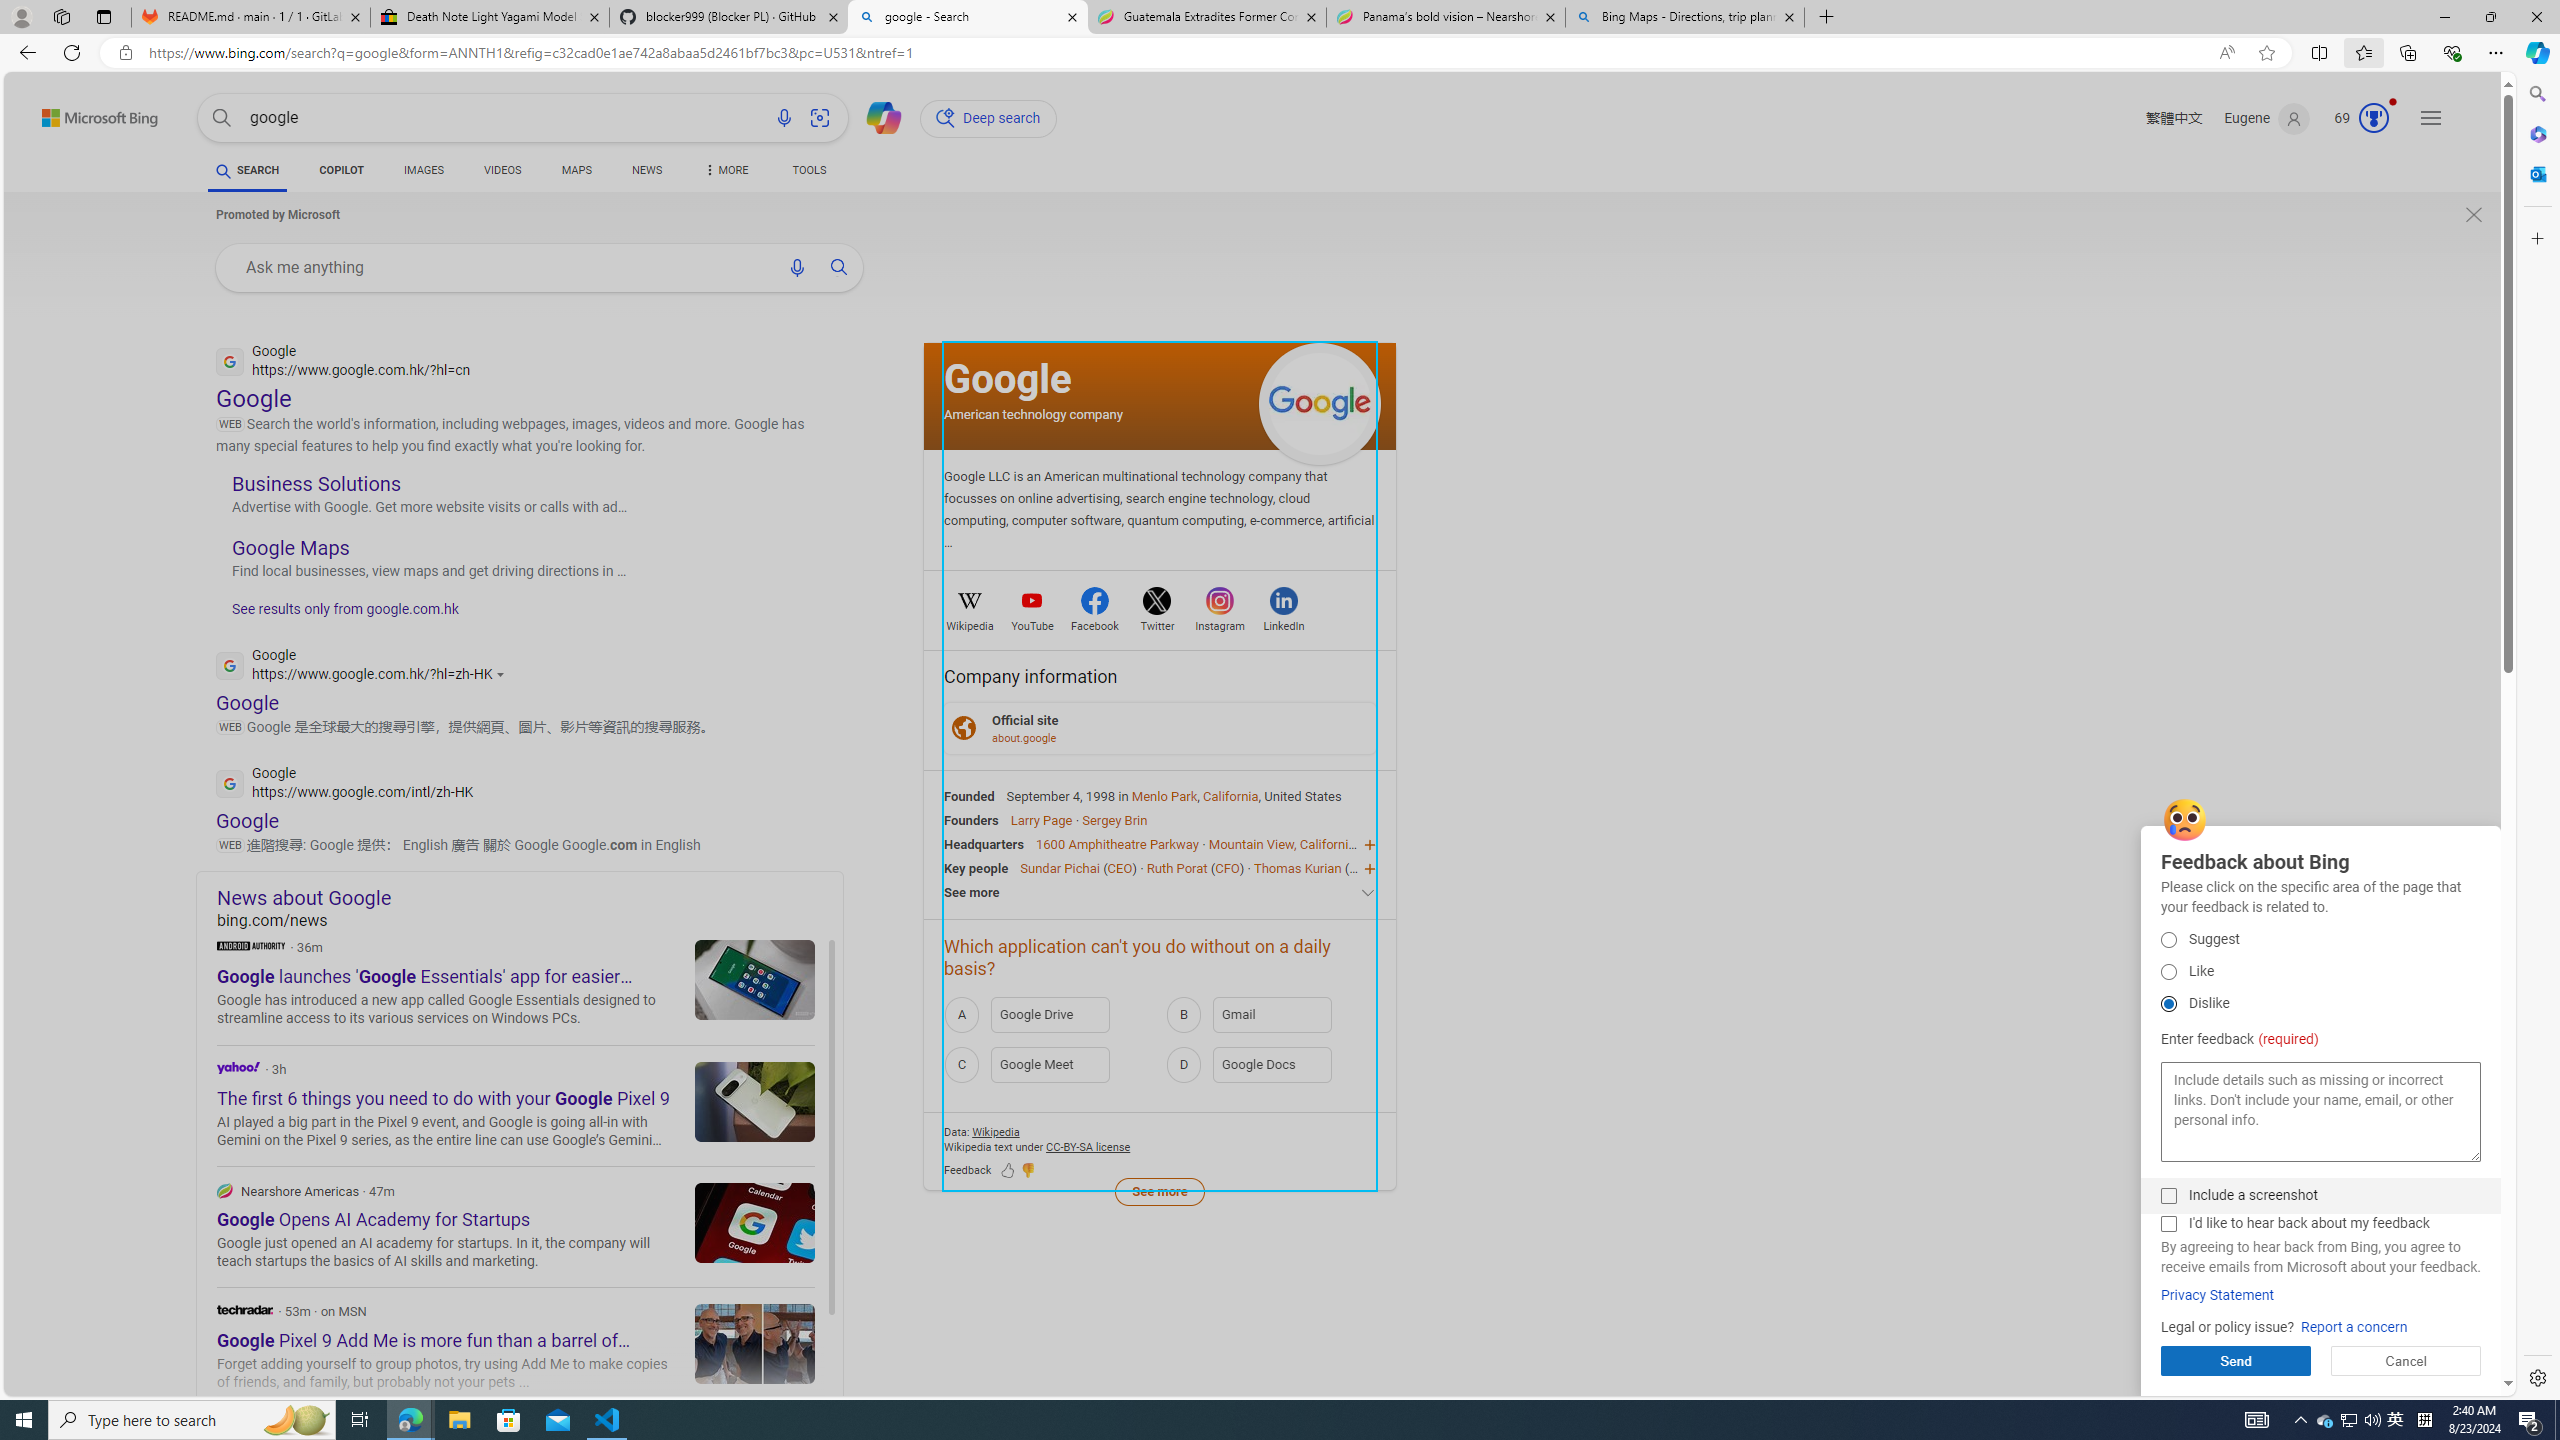 Image resolution: width=2560 pixels, height=1440 pixels. I want to click on 'Send', so click(2235, 1360).